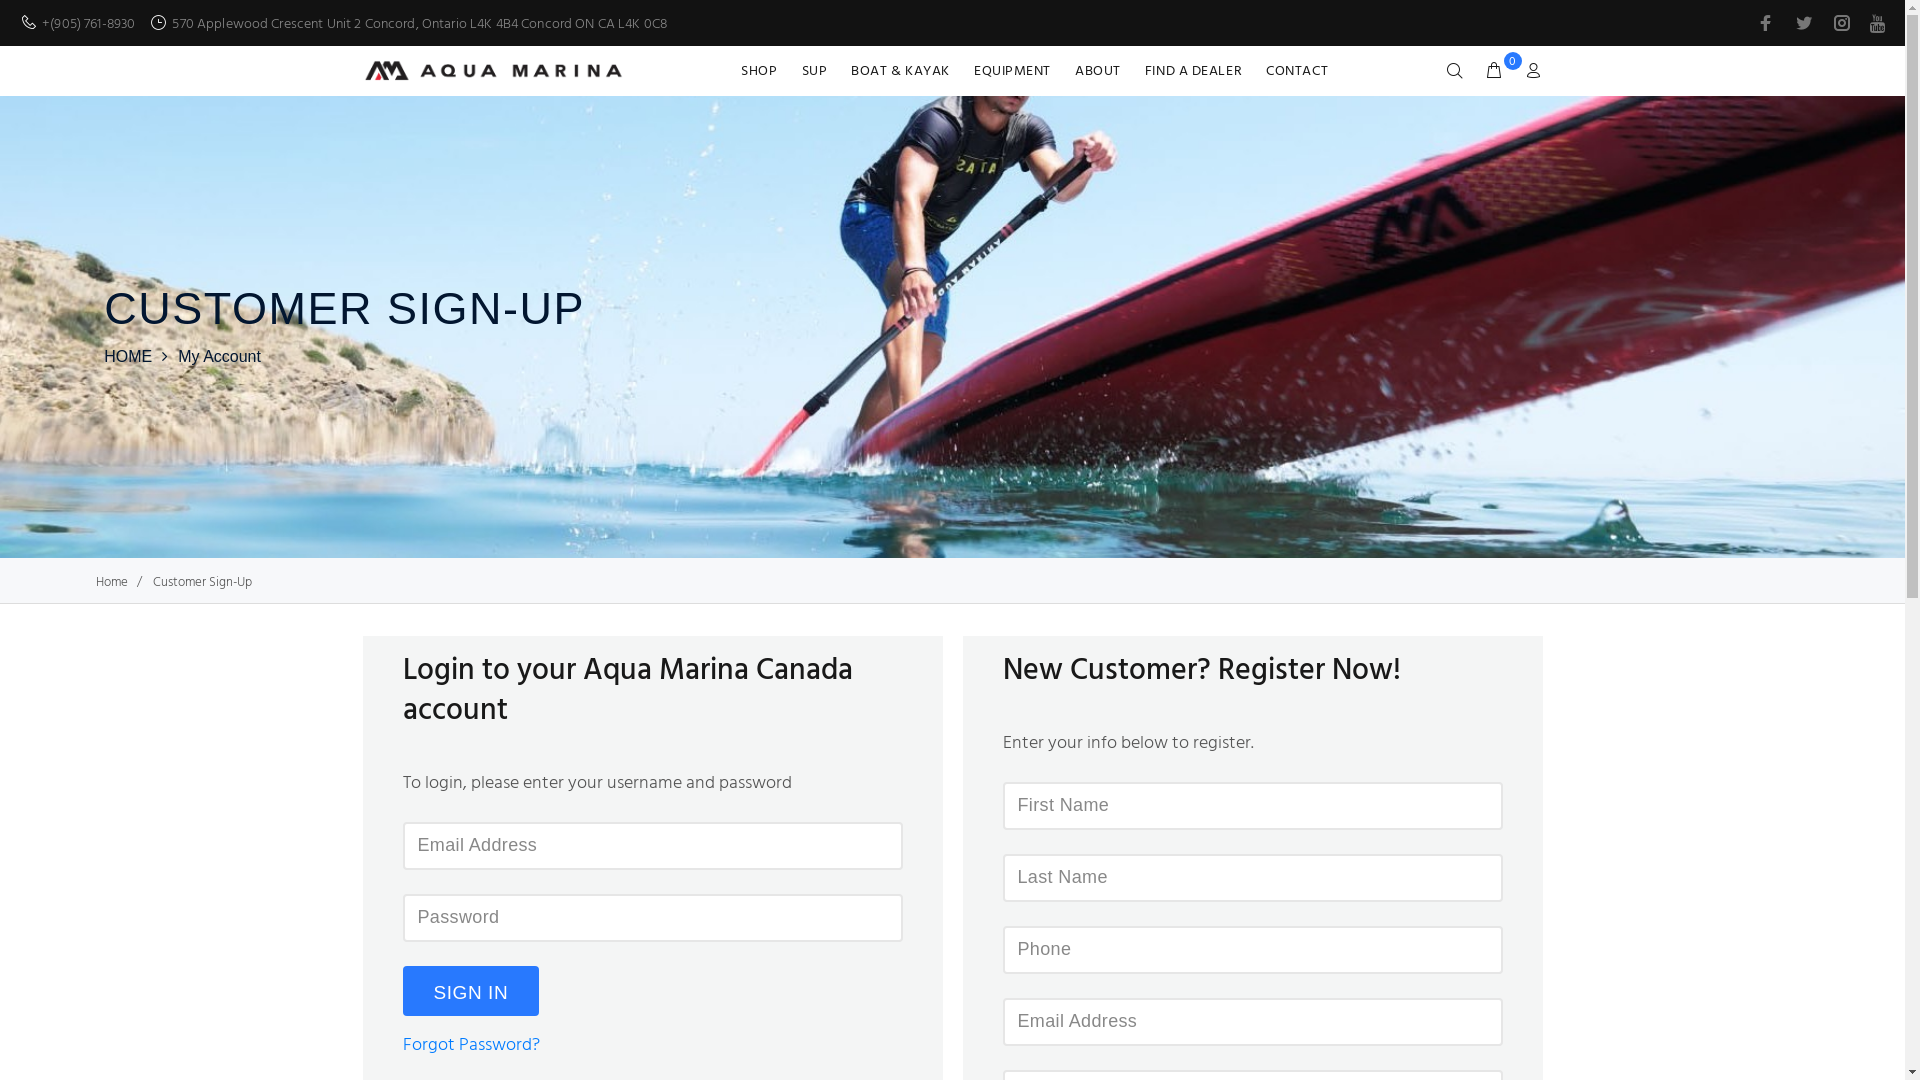 The width and height of the screenshot is (1920, 1080). I want to click on 'FIND A DEALER', so click(1193, 69).